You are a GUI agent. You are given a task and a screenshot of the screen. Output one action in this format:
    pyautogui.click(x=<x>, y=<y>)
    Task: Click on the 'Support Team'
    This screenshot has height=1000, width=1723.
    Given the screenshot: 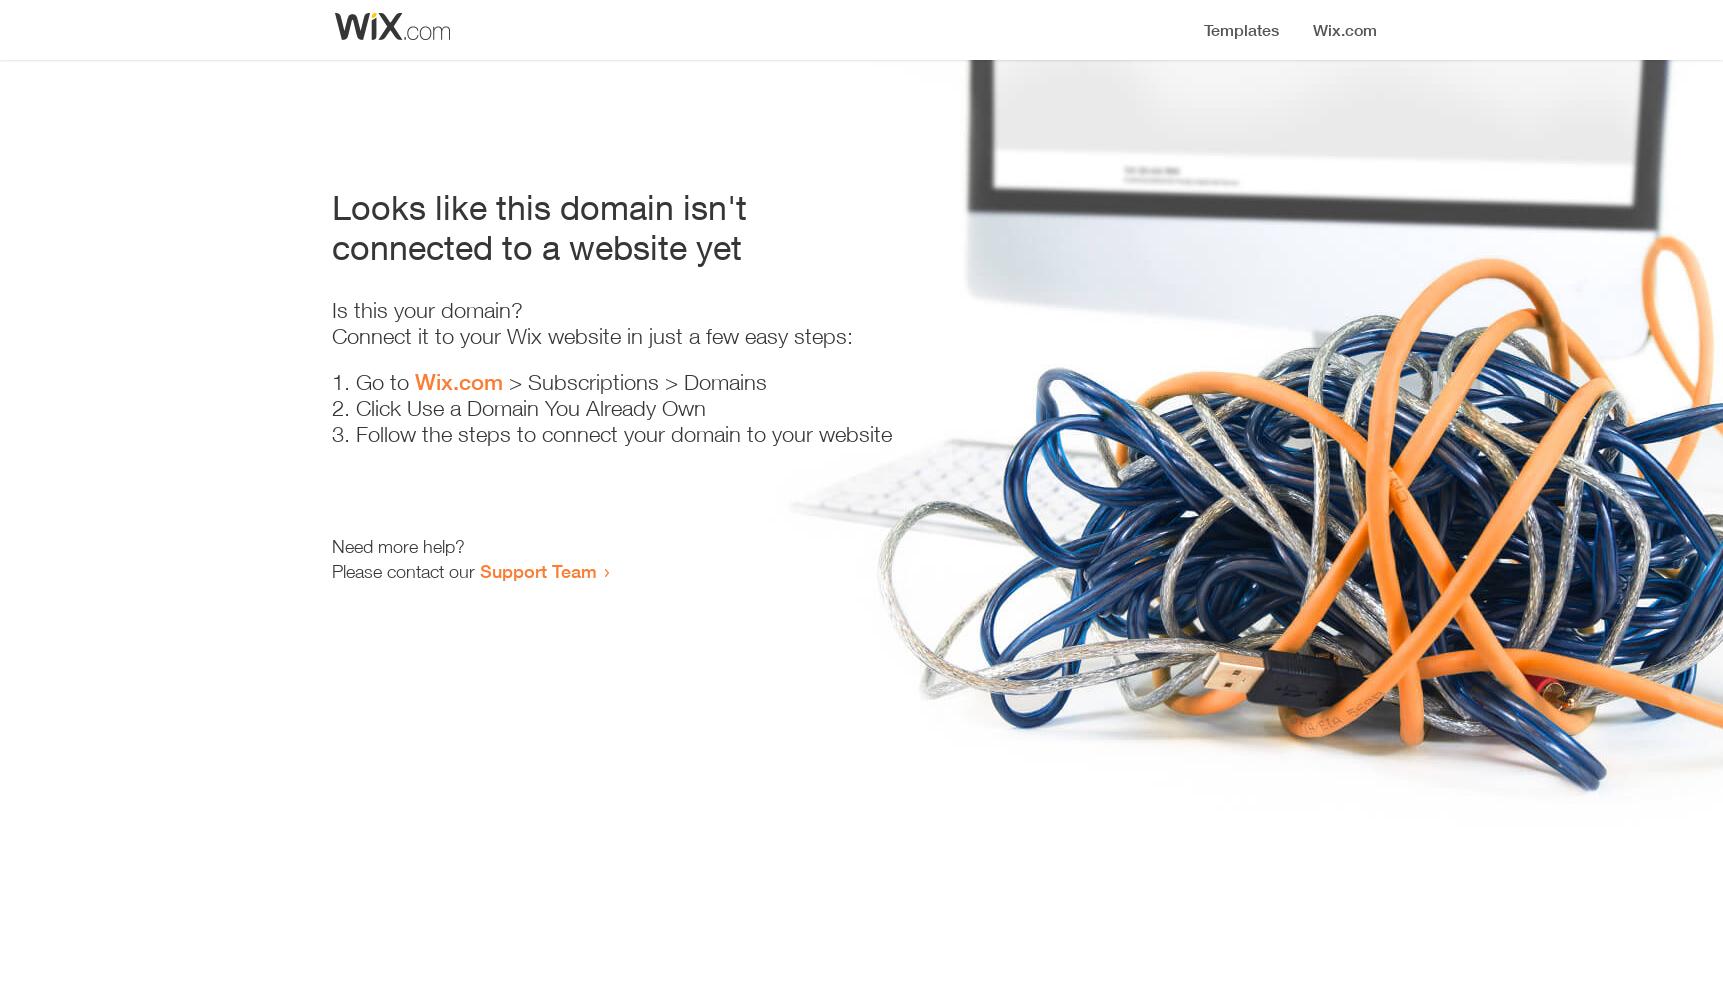 What is the action you would take?
    pyautogui.click(x=537, y=570)
    